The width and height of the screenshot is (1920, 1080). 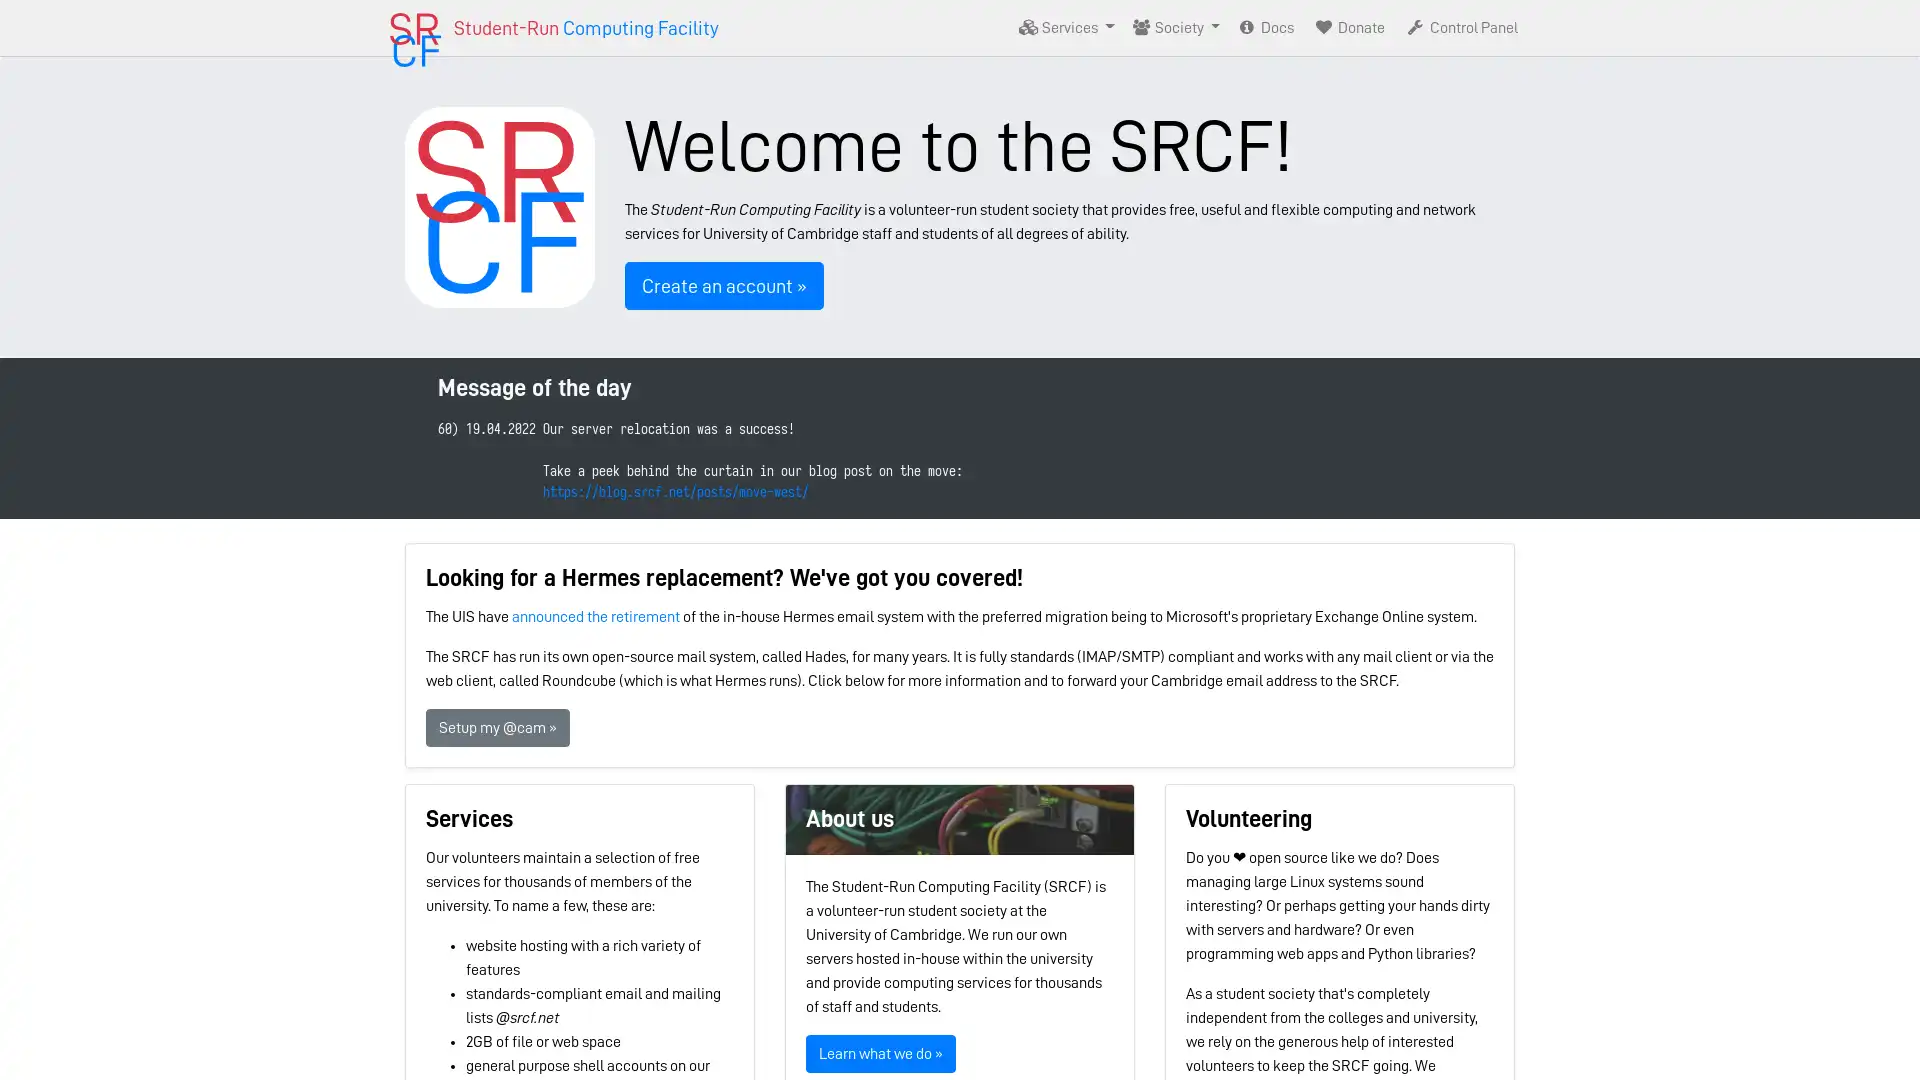 I want to click on Society, so click(x=1175, y=27).